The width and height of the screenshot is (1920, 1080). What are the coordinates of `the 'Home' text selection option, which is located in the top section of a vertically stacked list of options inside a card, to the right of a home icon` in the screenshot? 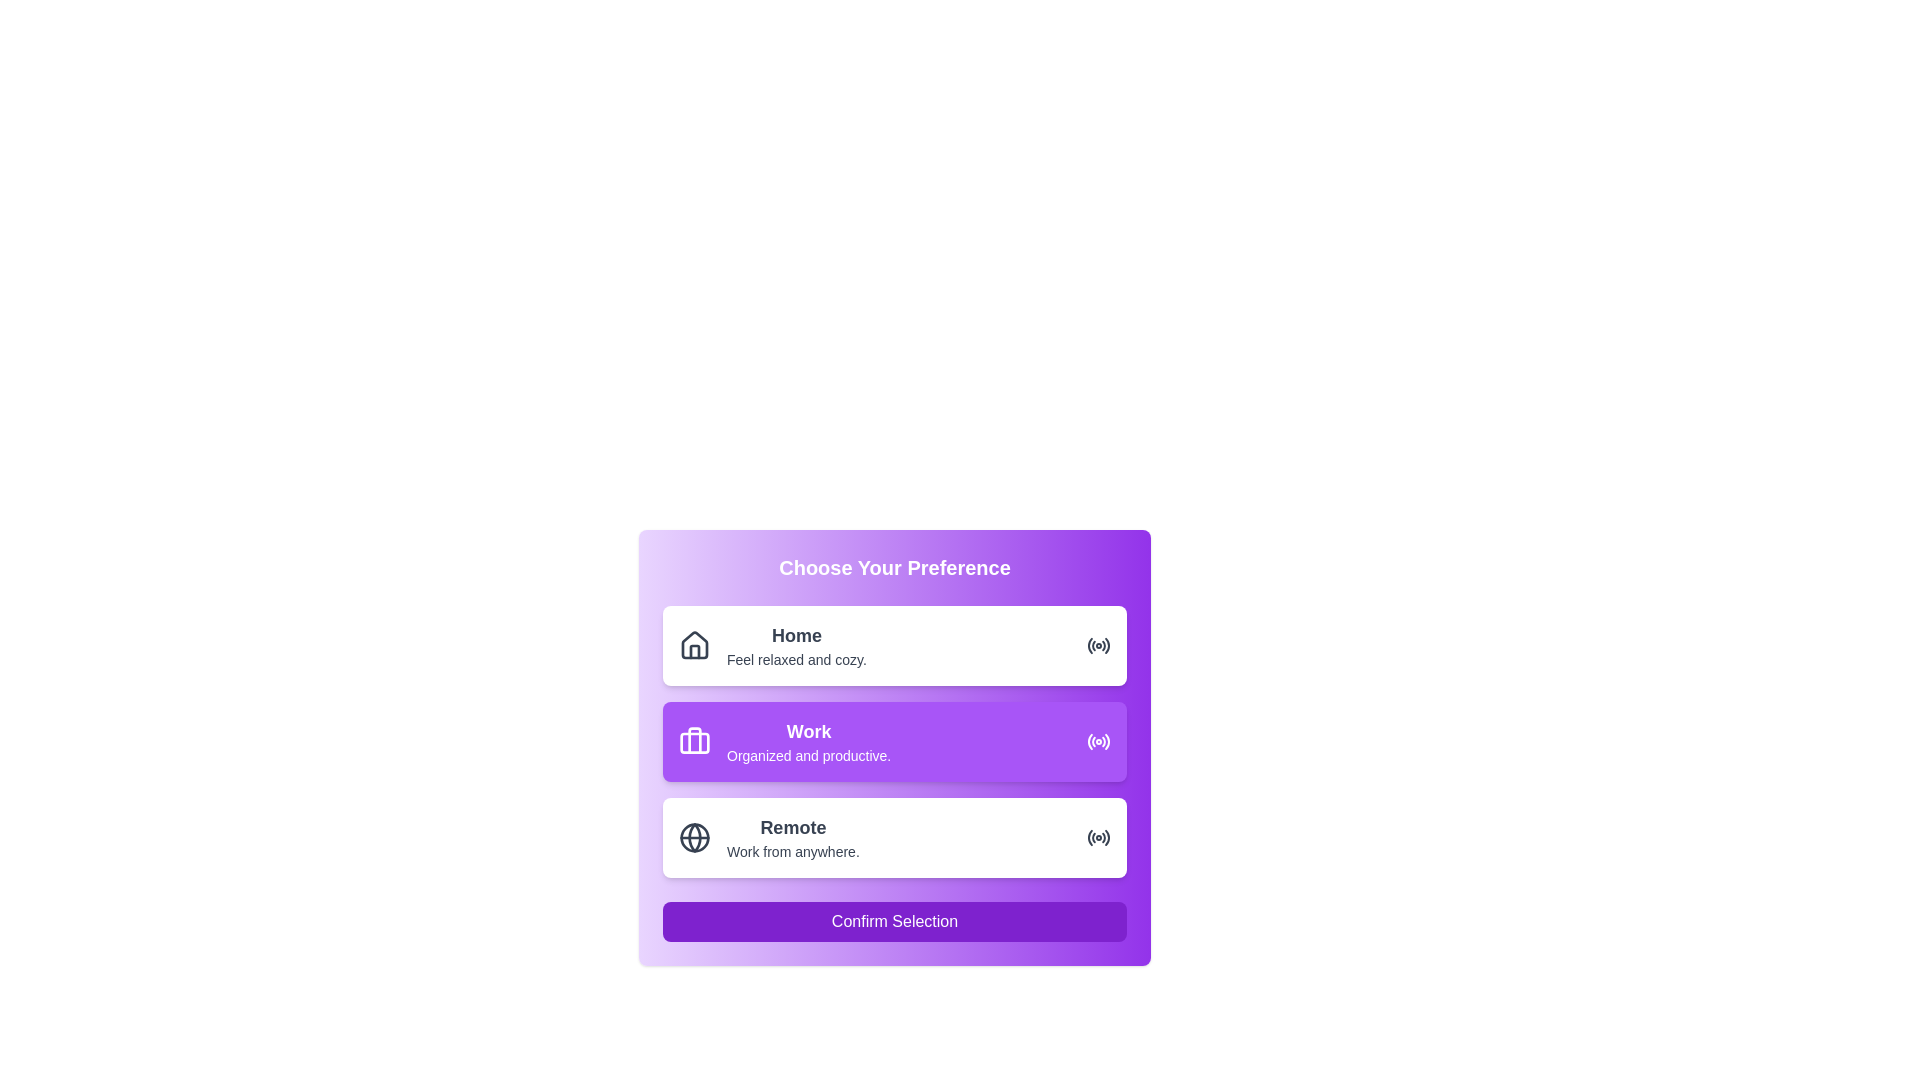 It's located at (795, 645).